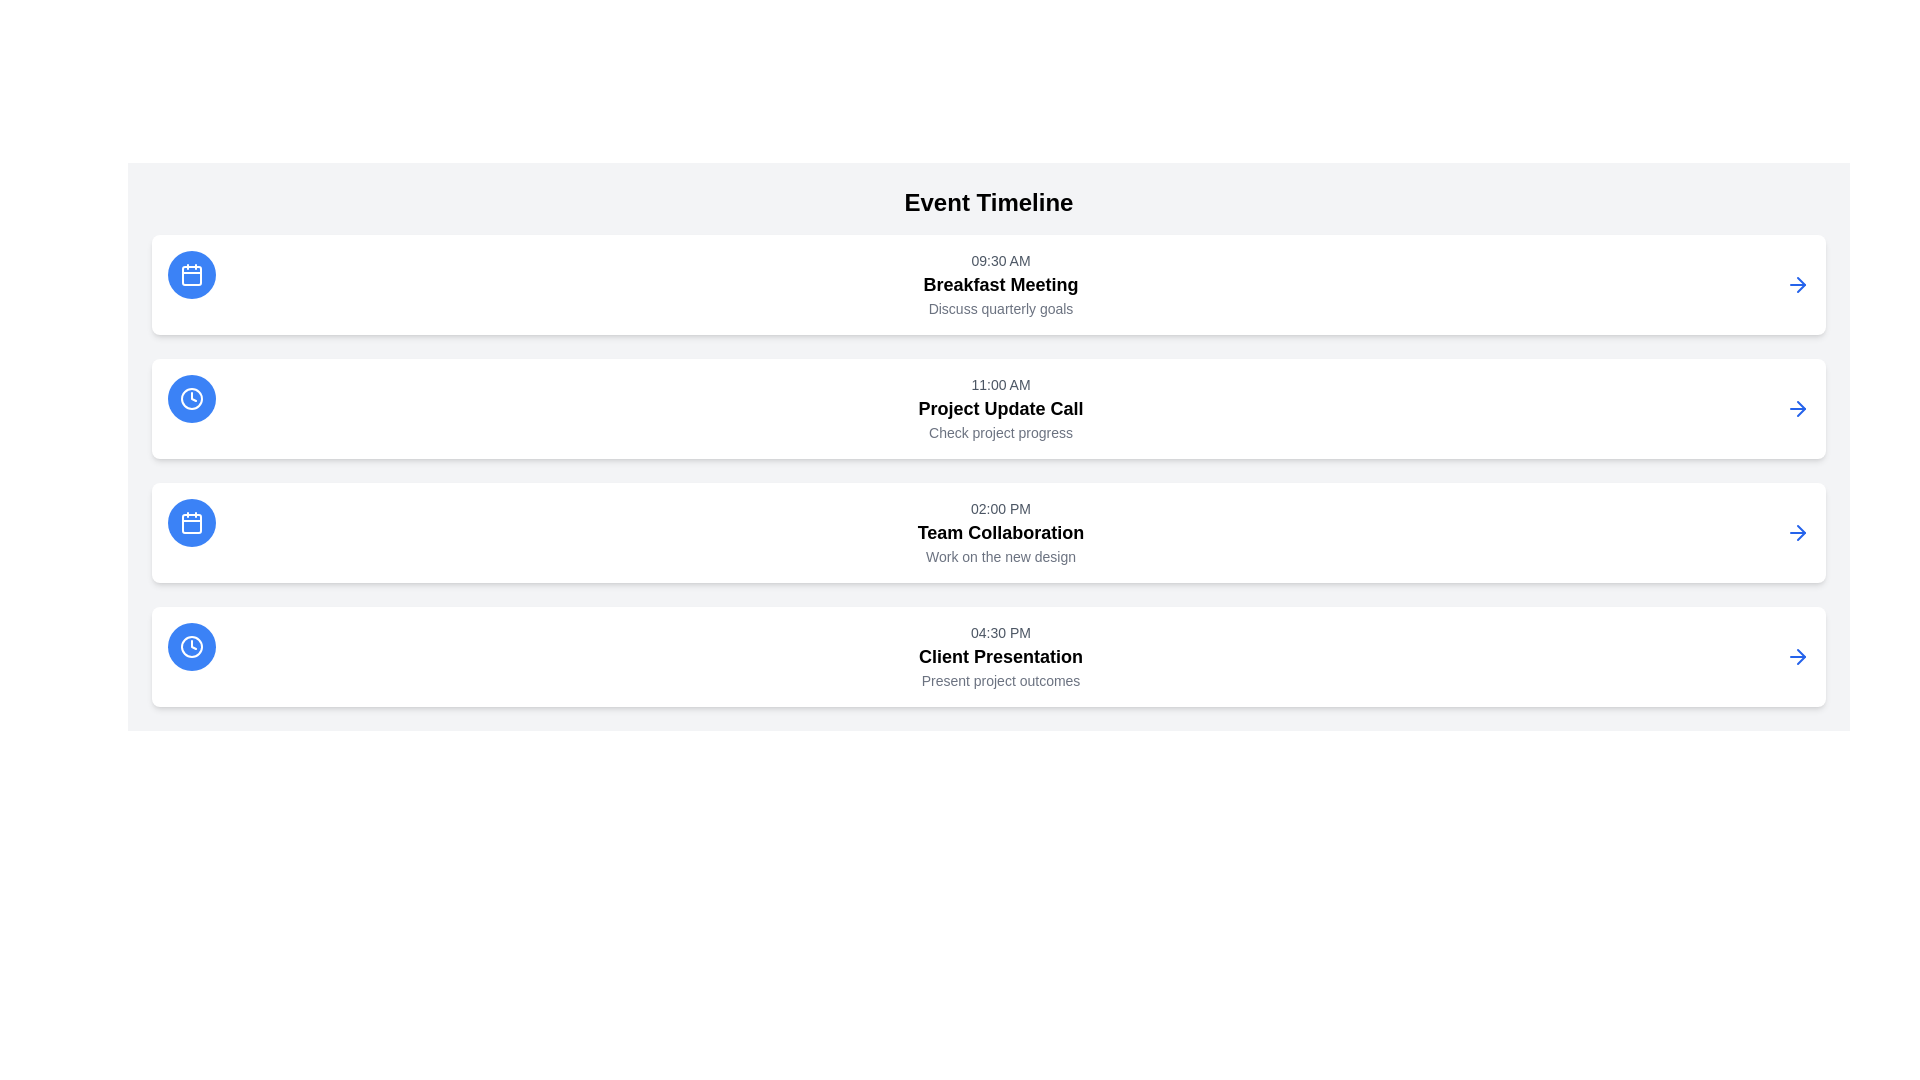  I want to click on the SVG Icon (Arrow) located to the right edge of the 'Project Update Call' entry in the Event Timeline interface, so click(1801, 407).